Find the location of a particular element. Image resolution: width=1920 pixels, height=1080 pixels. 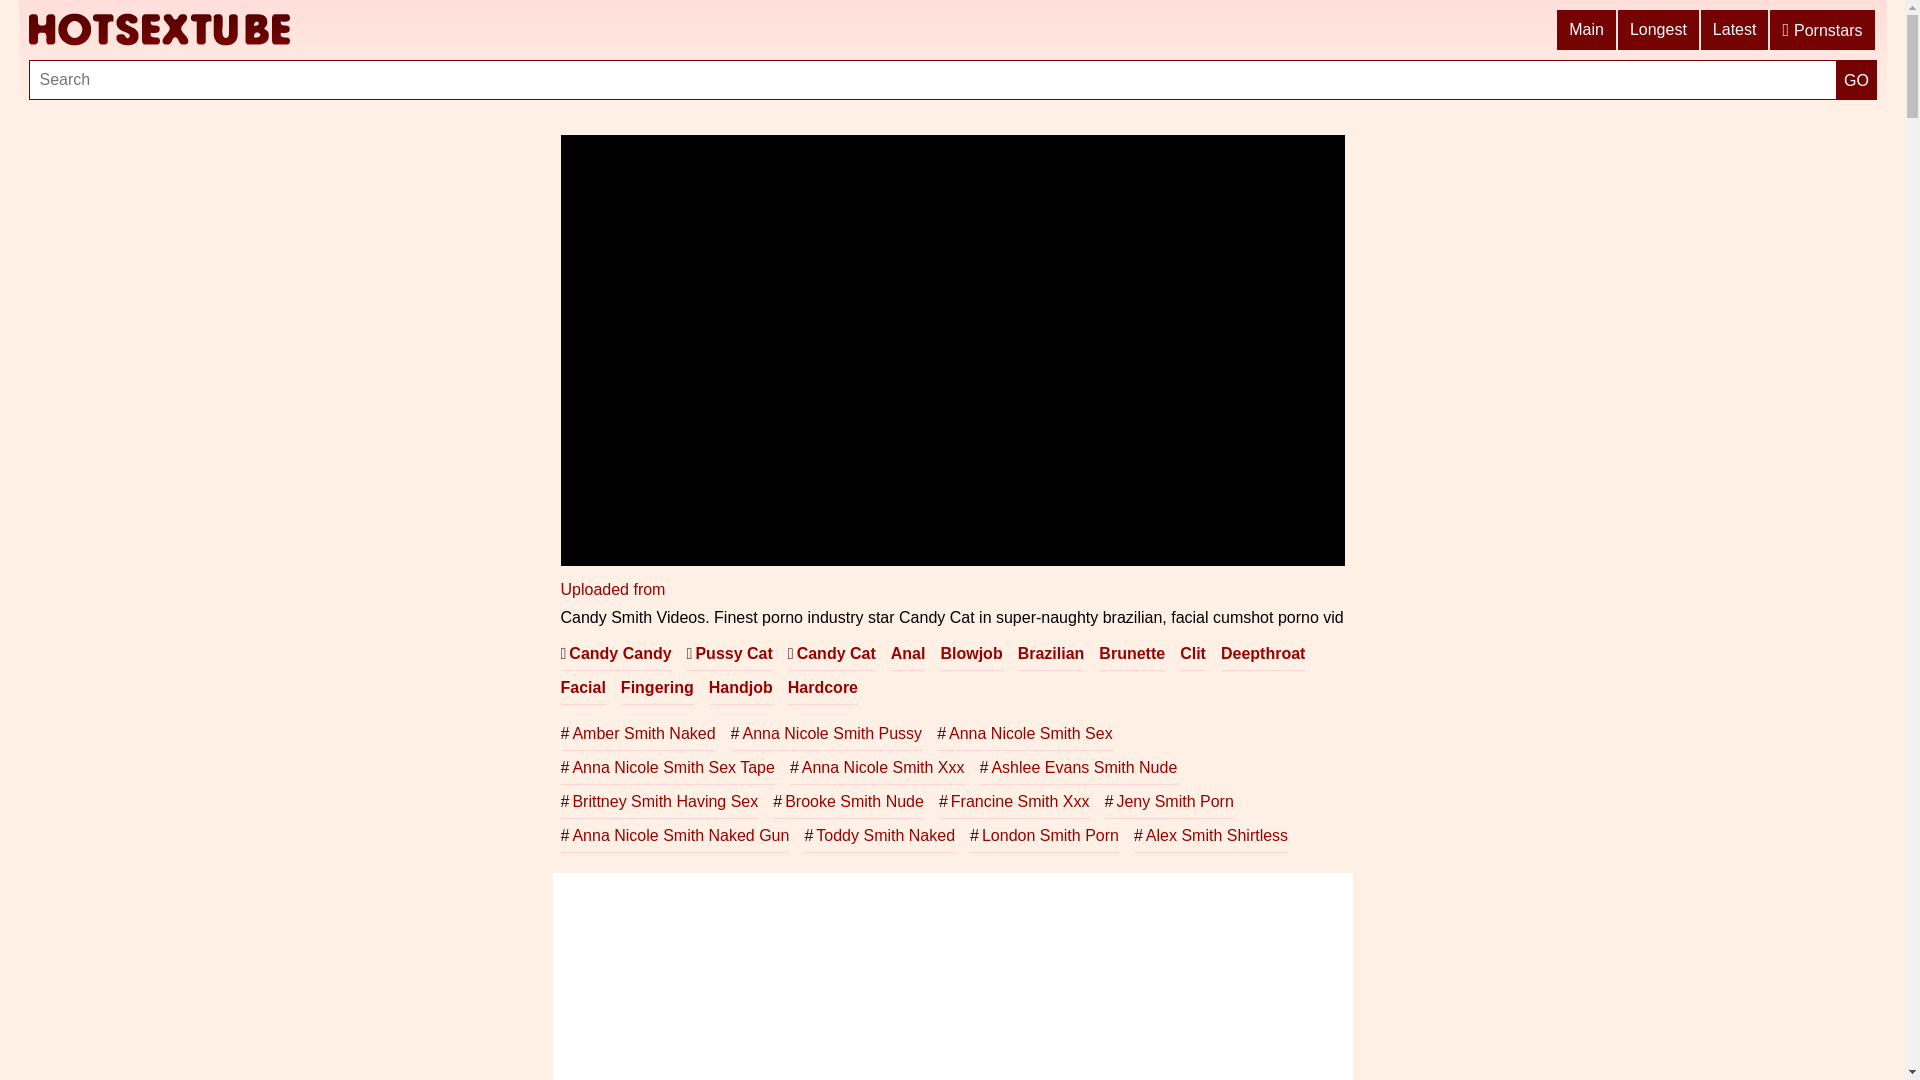

'Ashlee Evans Smith Nude' is located at coordinates (979, 766).